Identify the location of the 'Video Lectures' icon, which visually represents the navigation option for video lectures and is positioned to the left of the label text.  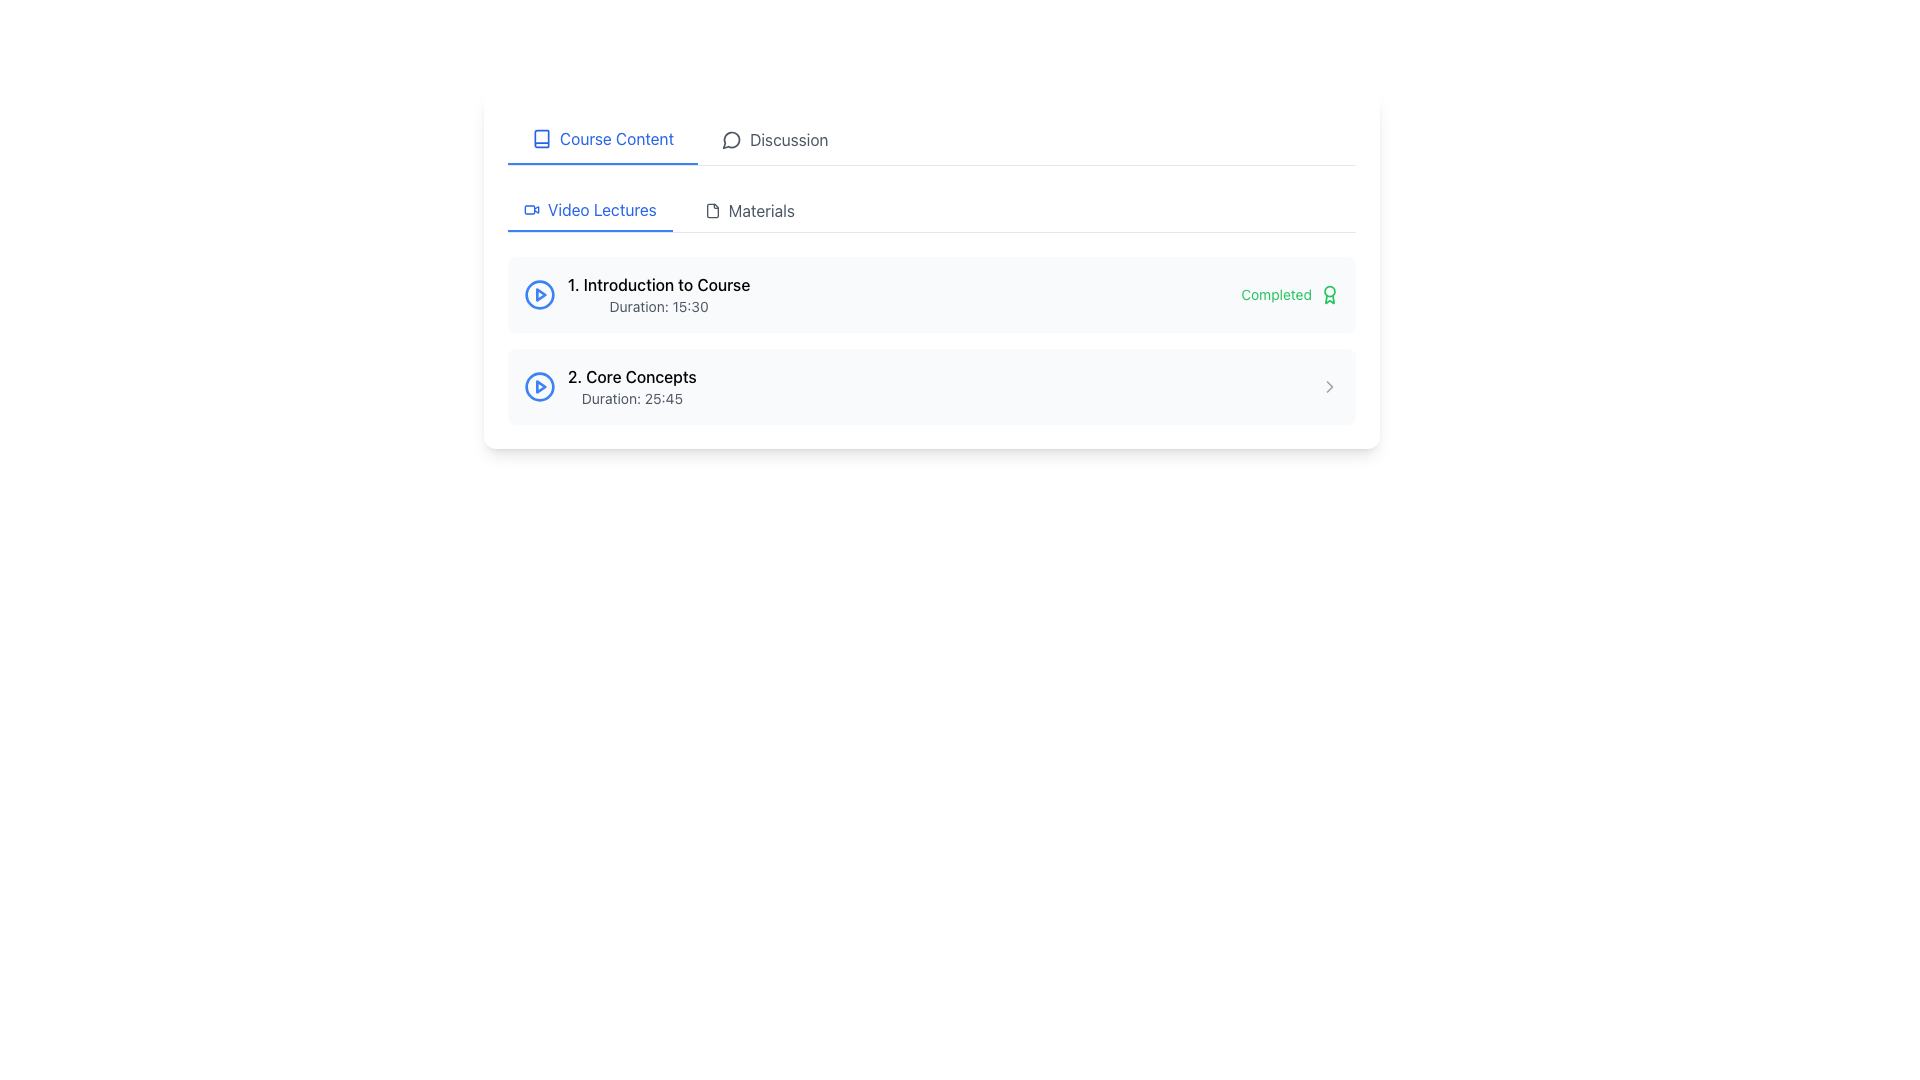
(532, 209).